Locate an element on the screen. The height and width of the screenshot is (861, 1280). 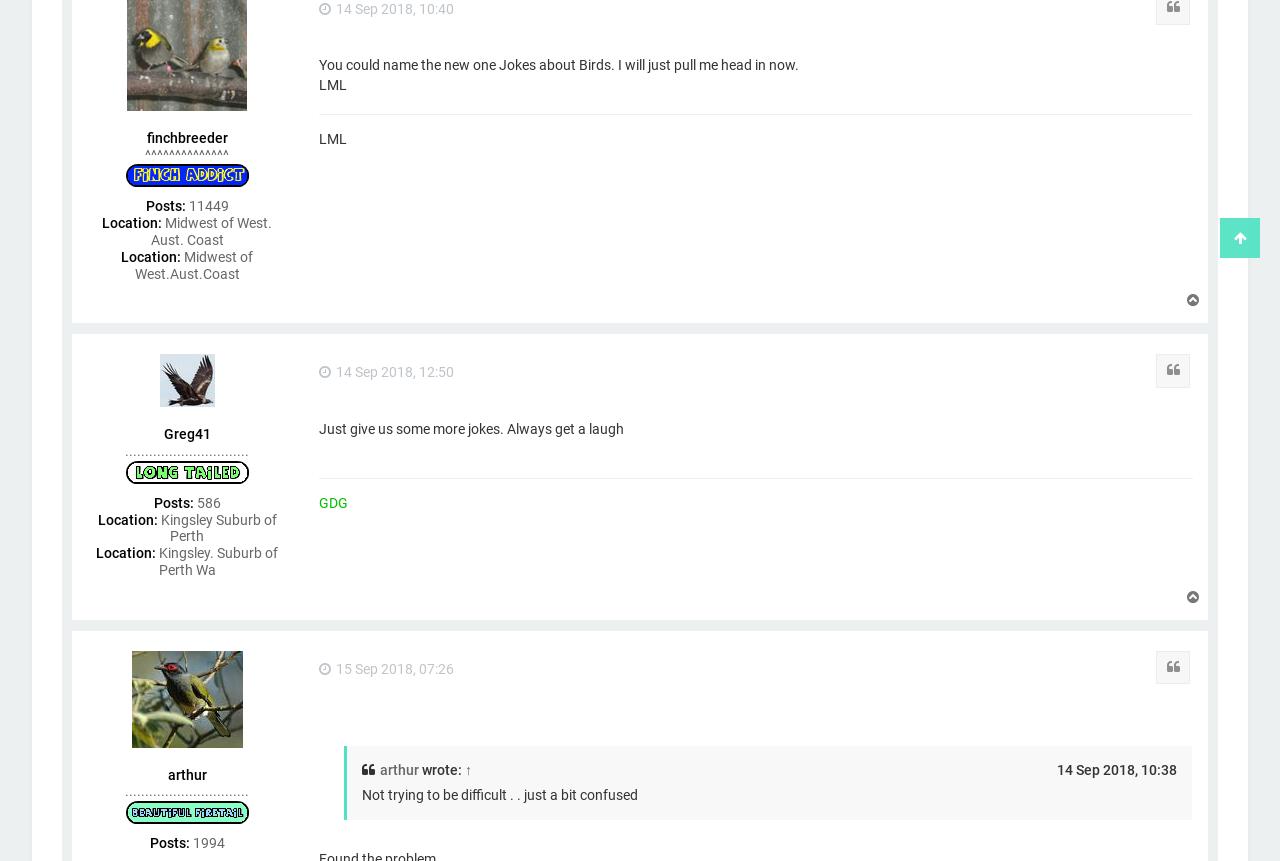
'Kingsley Suburb of Perth' is located at coordinates (216, 527).